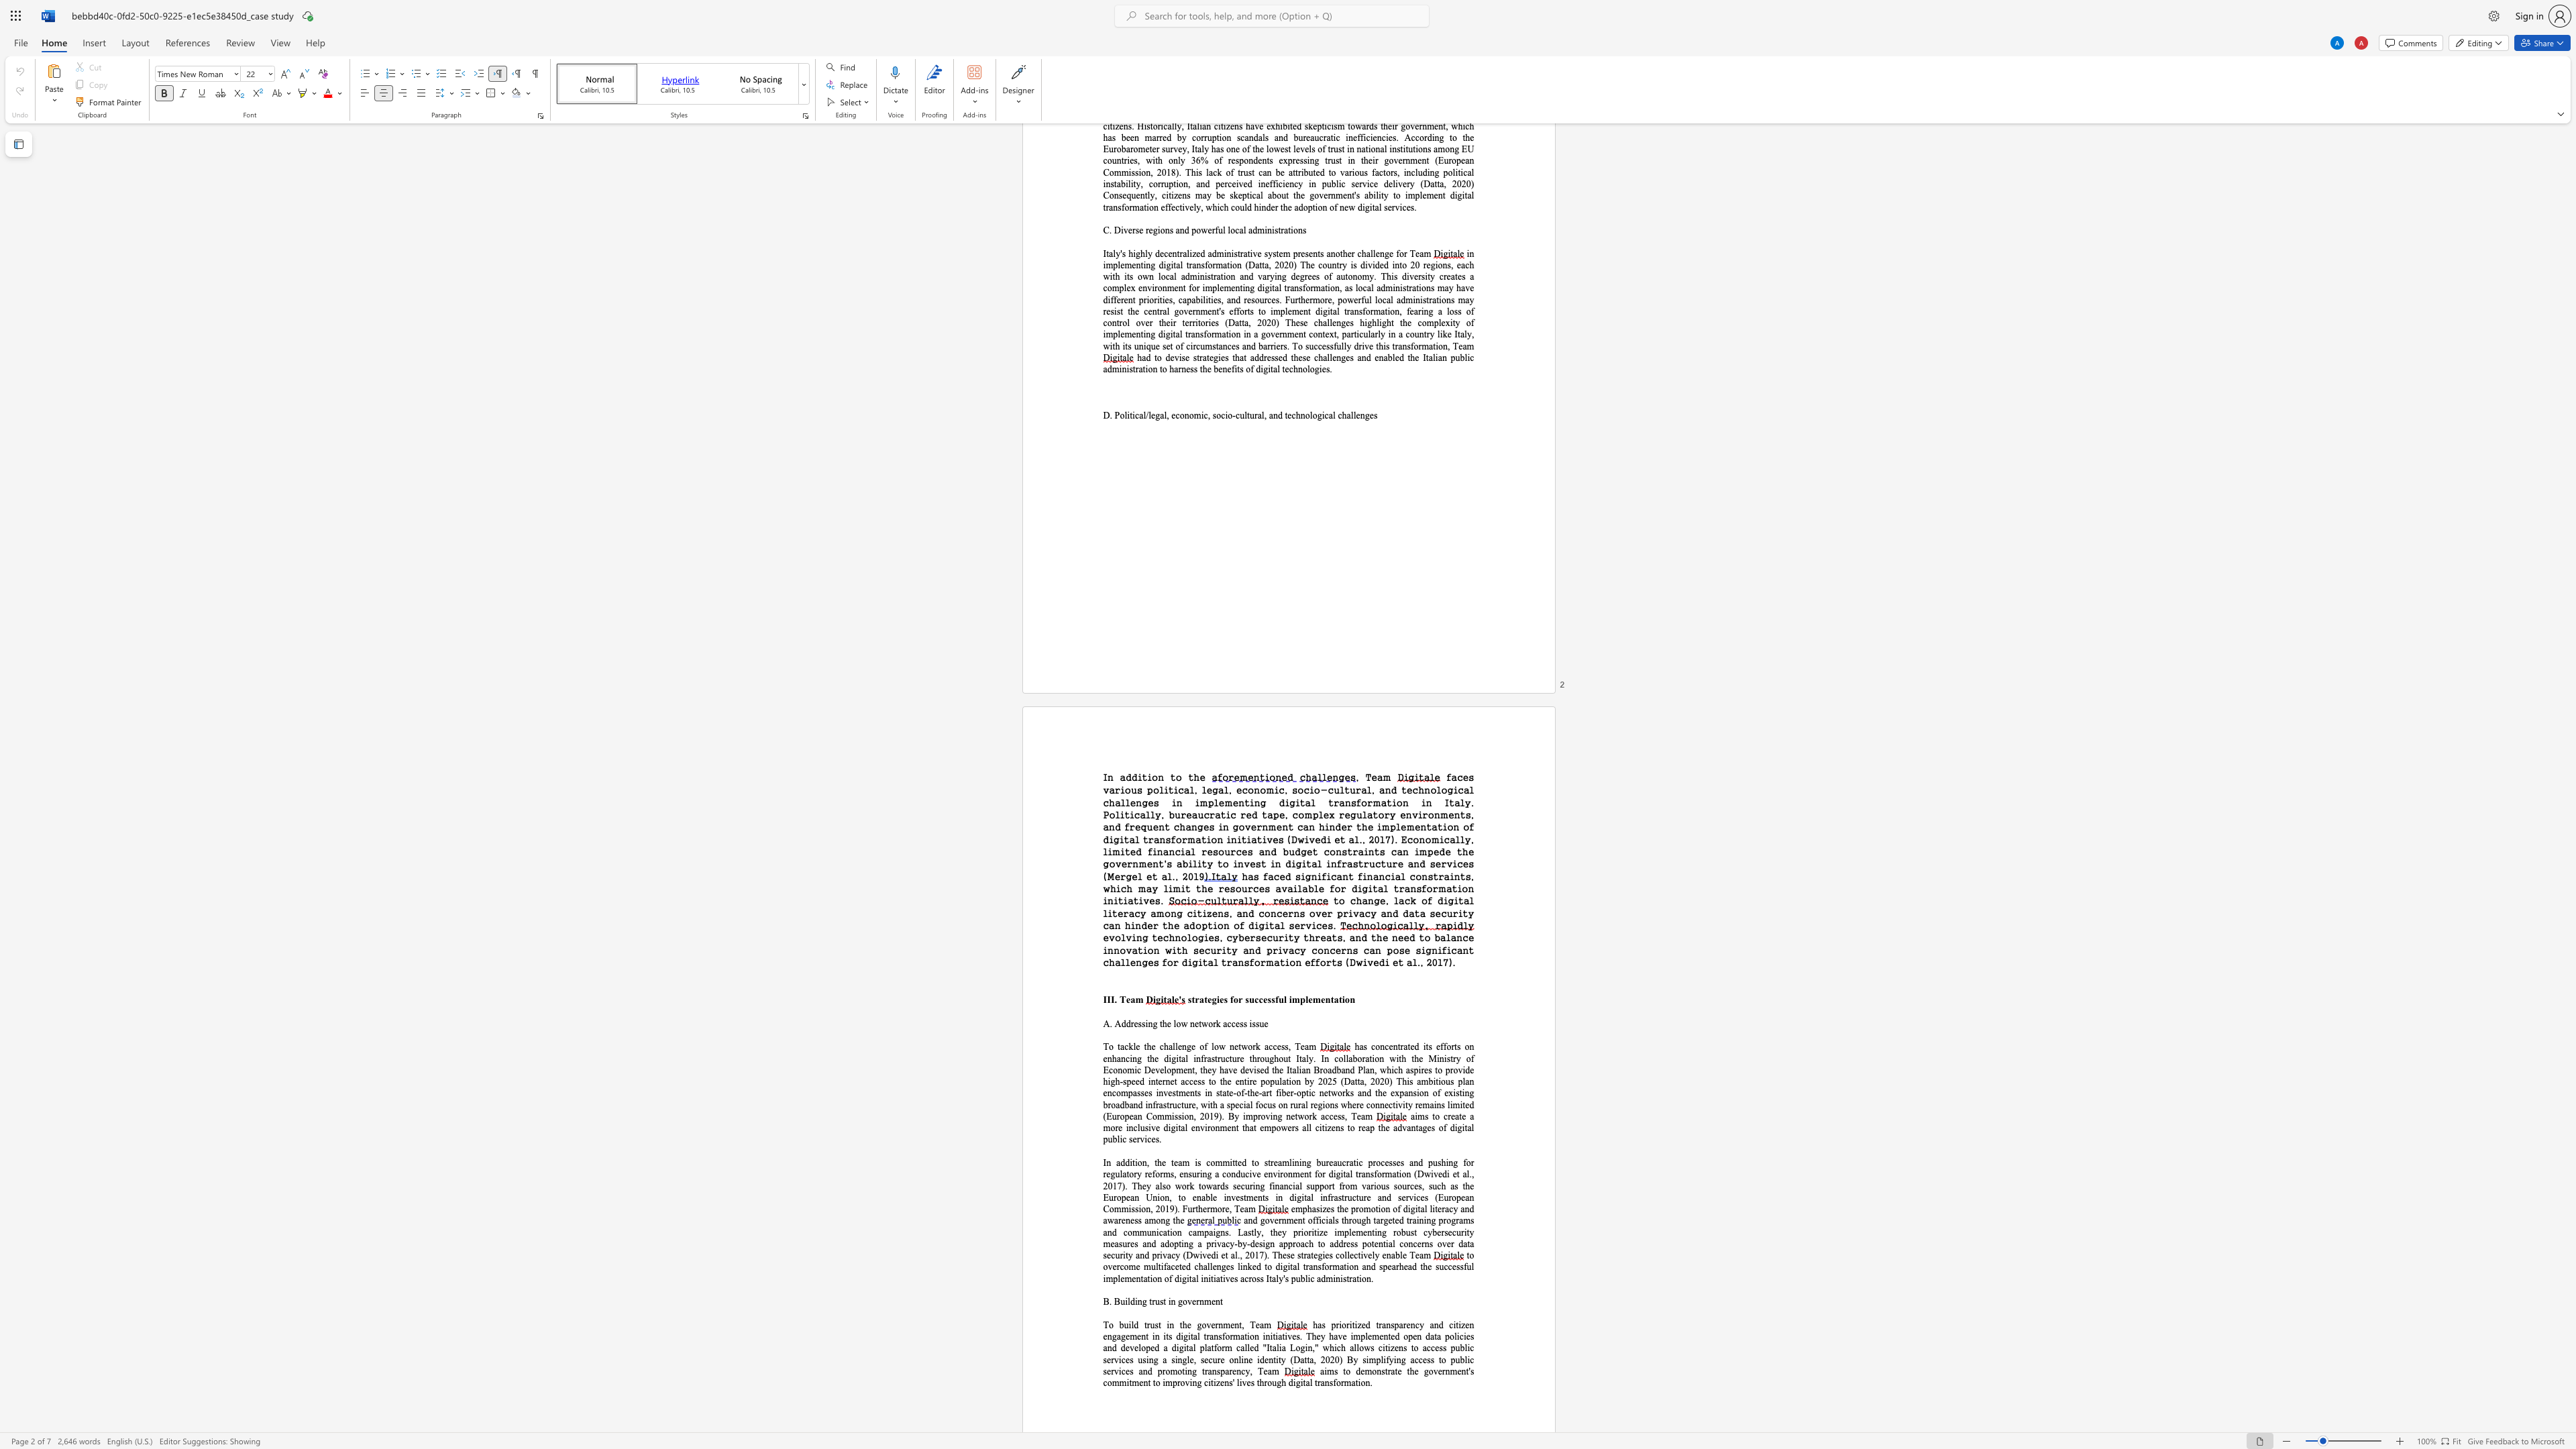  What do you see at coordinates (1171, 1058) in the screenshot?
I see `the subset text "gital infrastructure throughout Italy. In collaboration with the Ministry of Economic Development, they have devised the Italian Broadband Plan, which aspires to provide high-speed internet access to the entire population by 2025" within the text "has concentrated its efforts on enhancing the digital infrastructure throughout Italy. In collaboration with the Ministry of Economic Development, they have devised the Italian Broadband Plan, which aspires to provide high-speed internet access to the entire population by 2025 (Datta, 2020) This ambitious plan encompasses investments in state-of-the-art fiber-optic networks and the expansion of existing broadband infrastructure, with a special foc"` at bounding box center [1171, 1058].